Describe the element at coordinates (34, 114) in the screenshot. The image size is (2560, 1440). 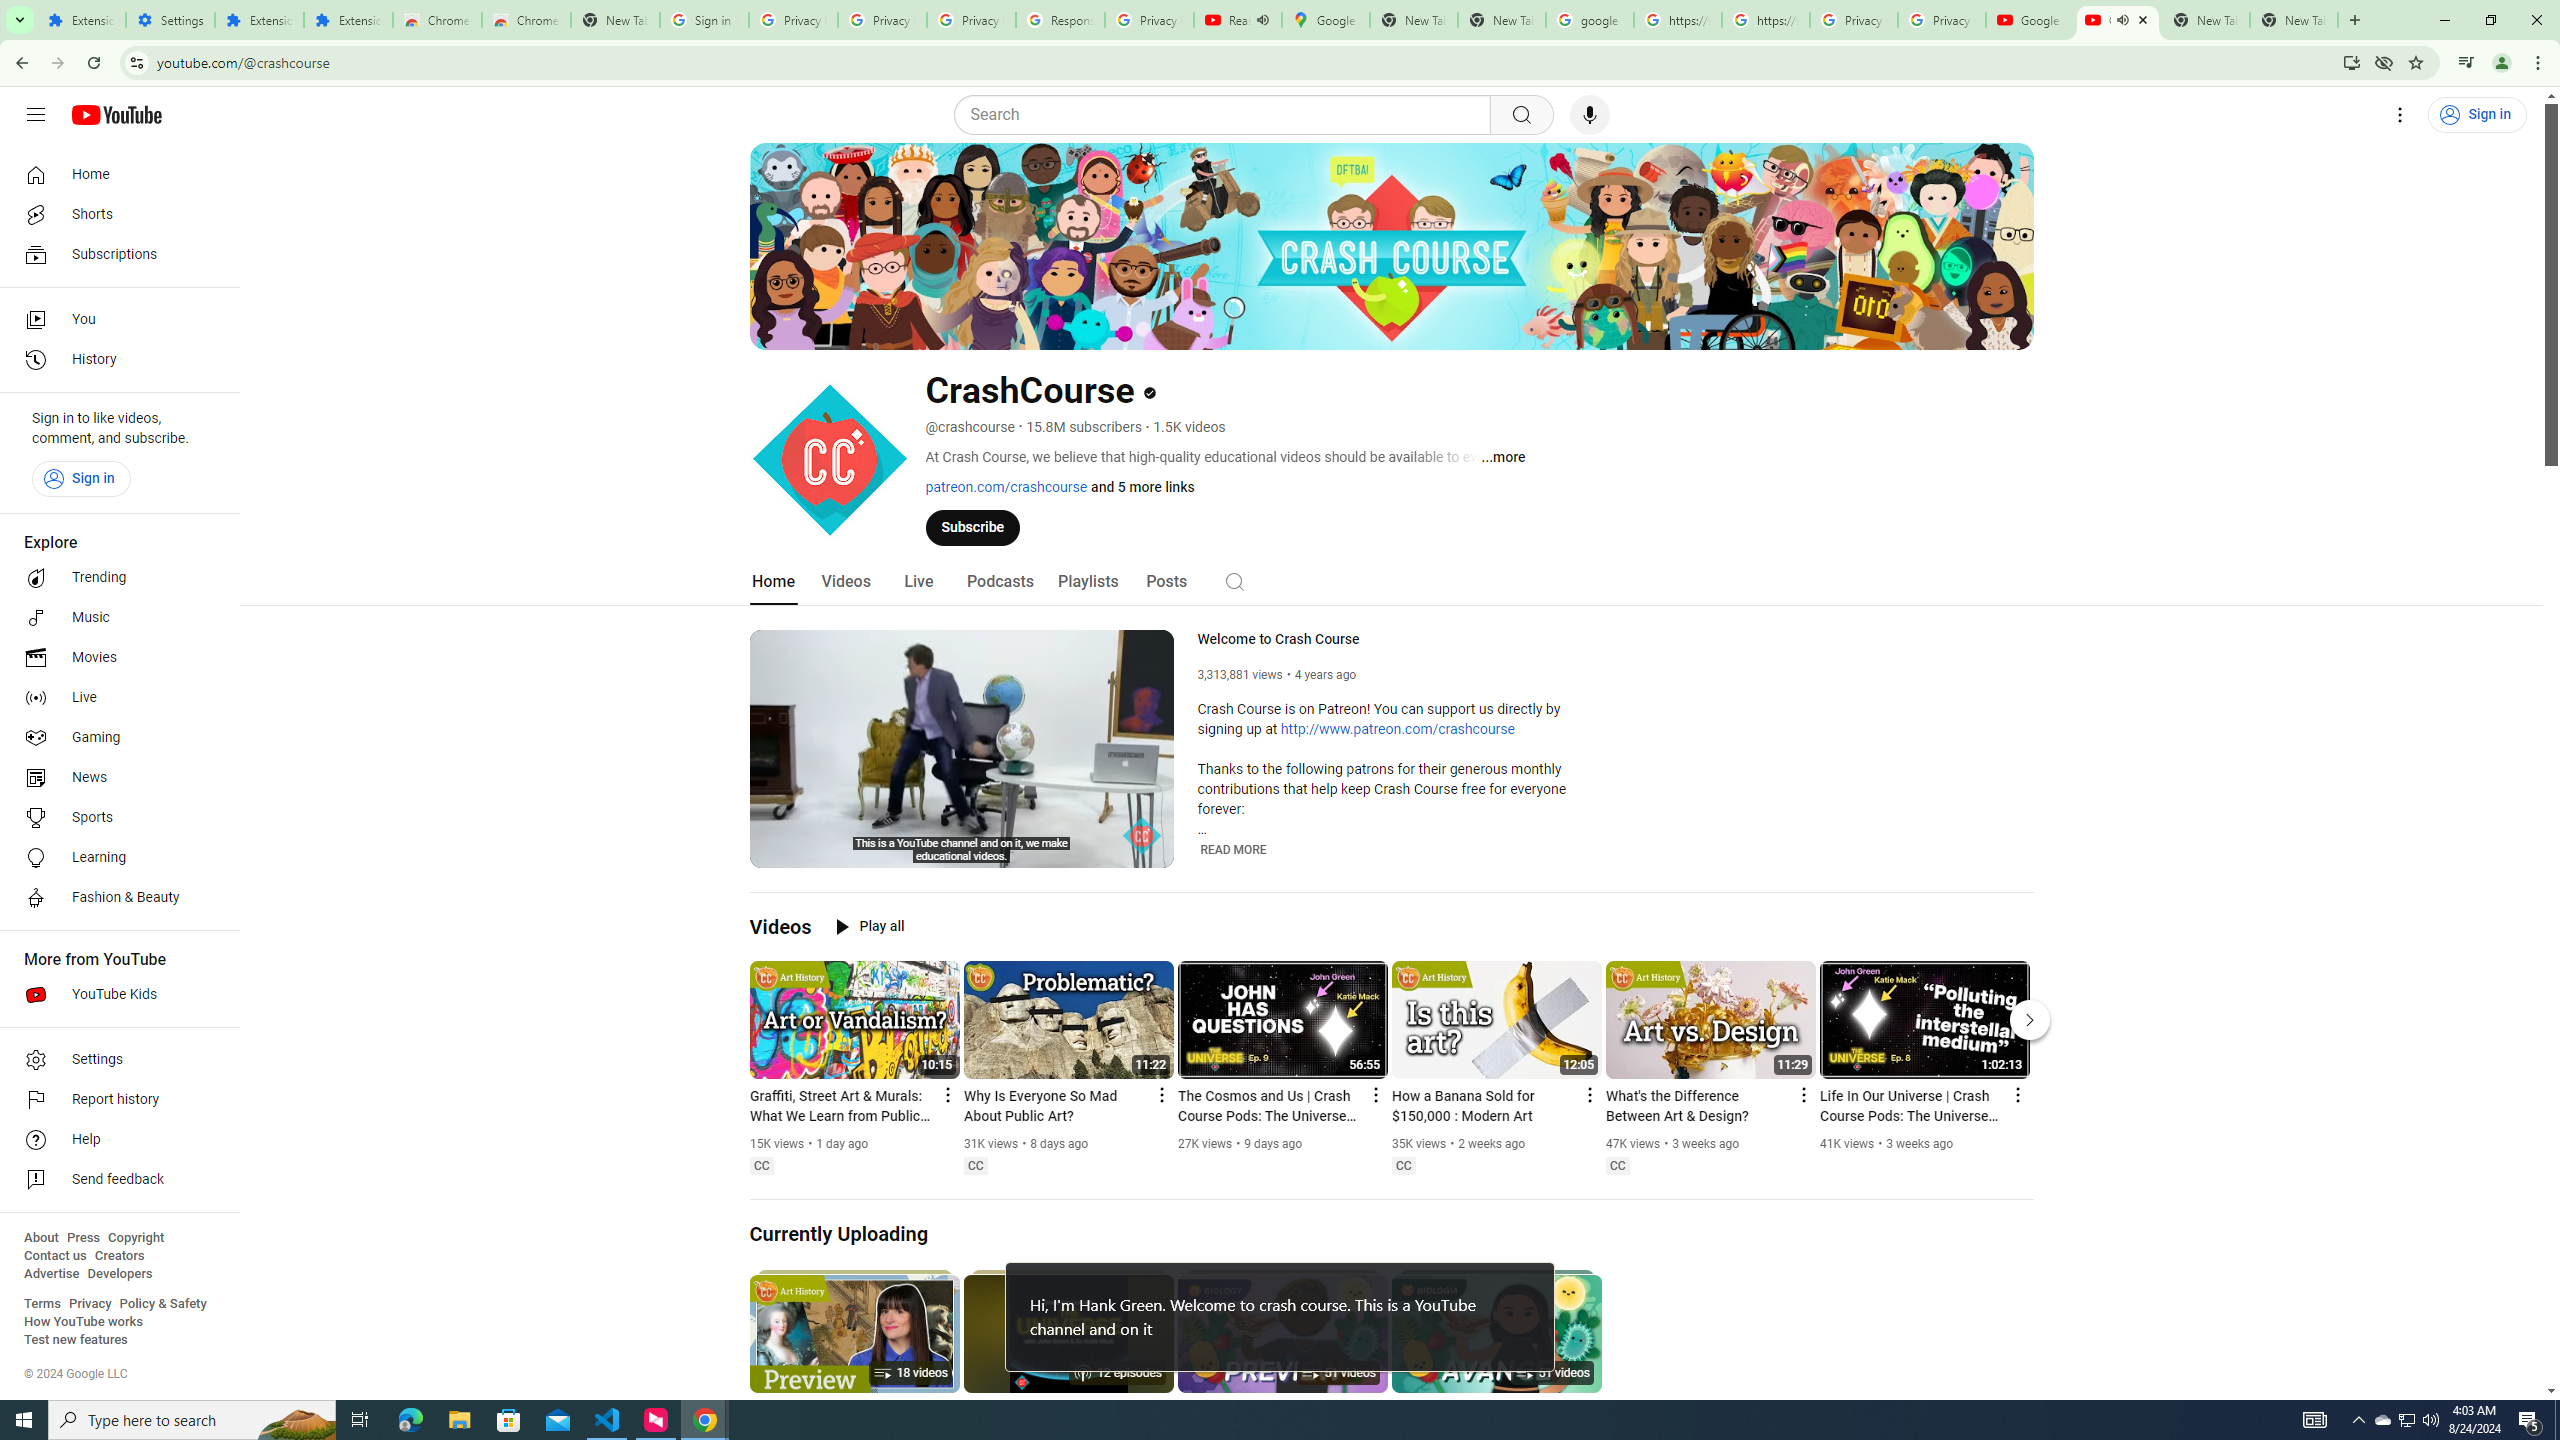
I see `'Guide'` at that location.